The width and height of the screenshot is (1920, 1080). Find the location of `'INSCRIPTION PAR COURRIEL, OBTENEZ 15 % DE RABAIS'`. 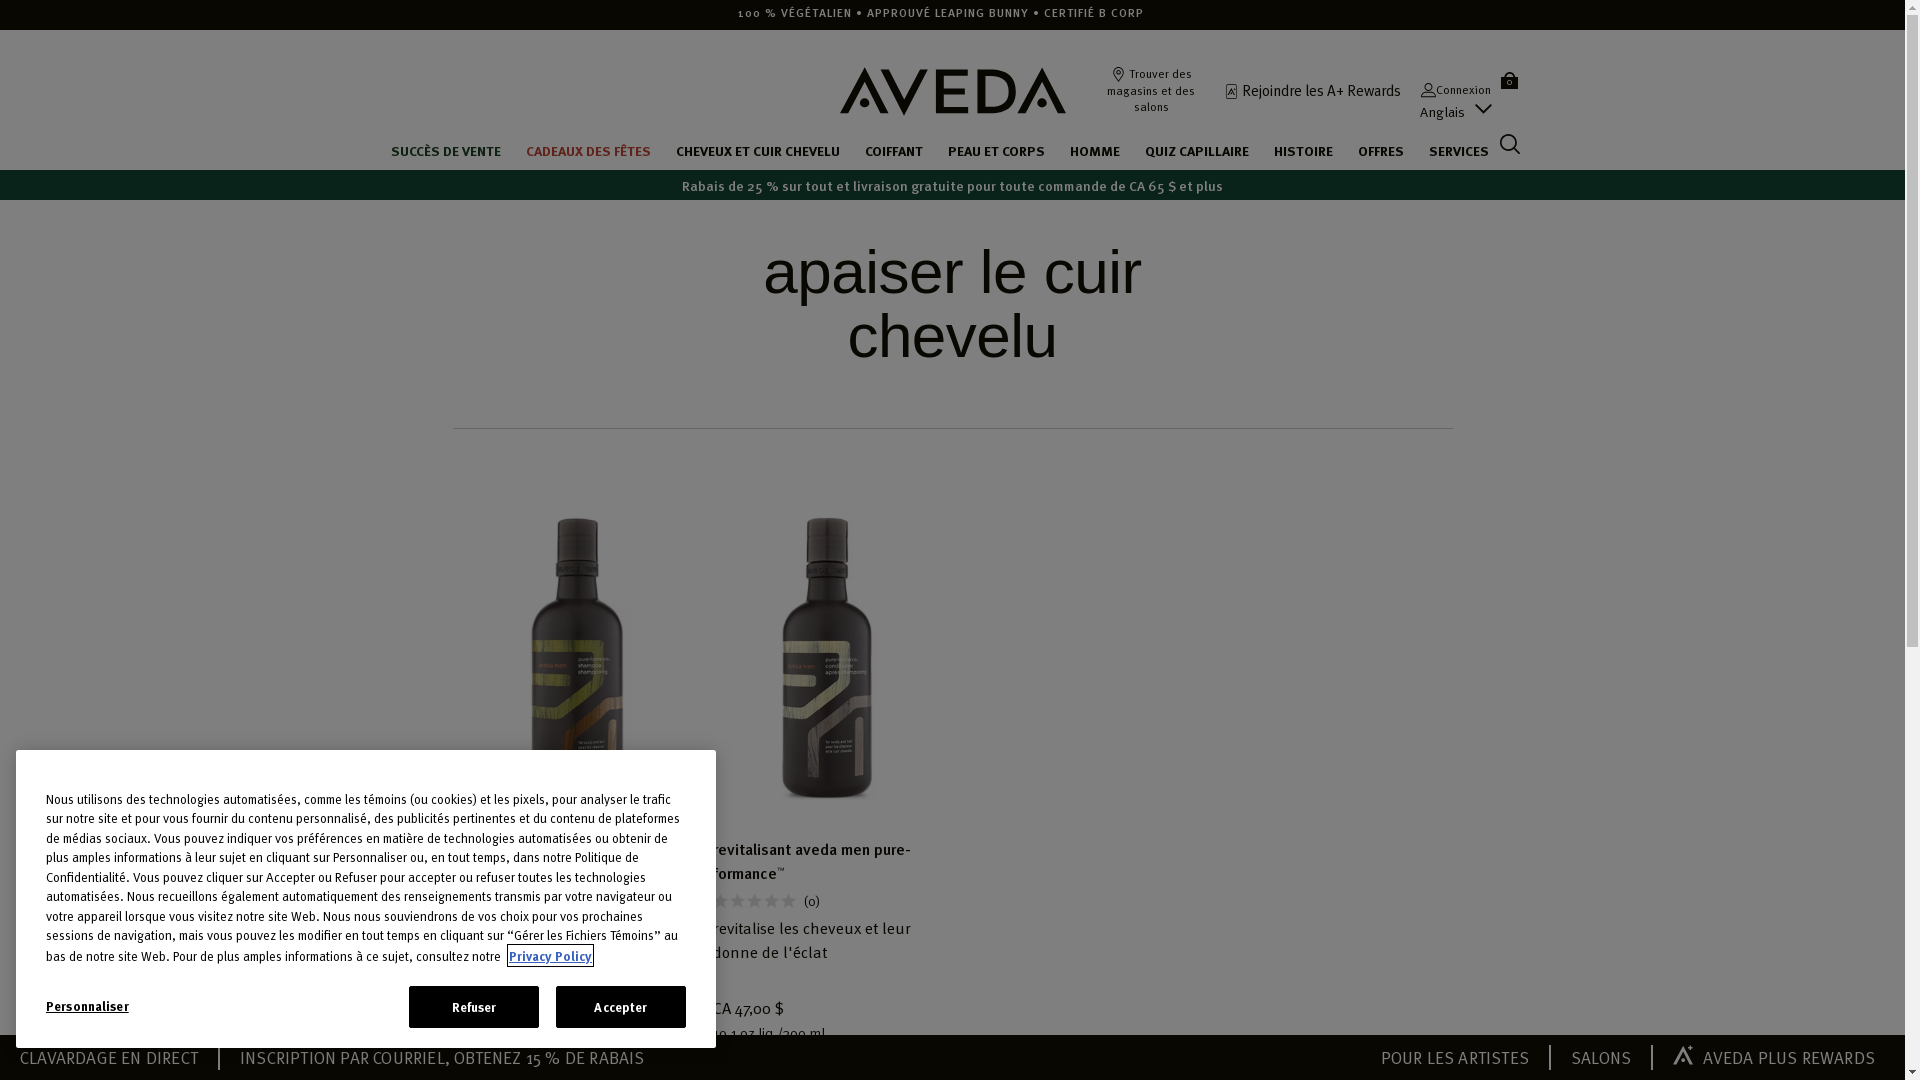

'INSCRIPTION PAR COURRIEL, OBTENEZ 15 % DE RABAIS' is located at coordinates (441, 1055).